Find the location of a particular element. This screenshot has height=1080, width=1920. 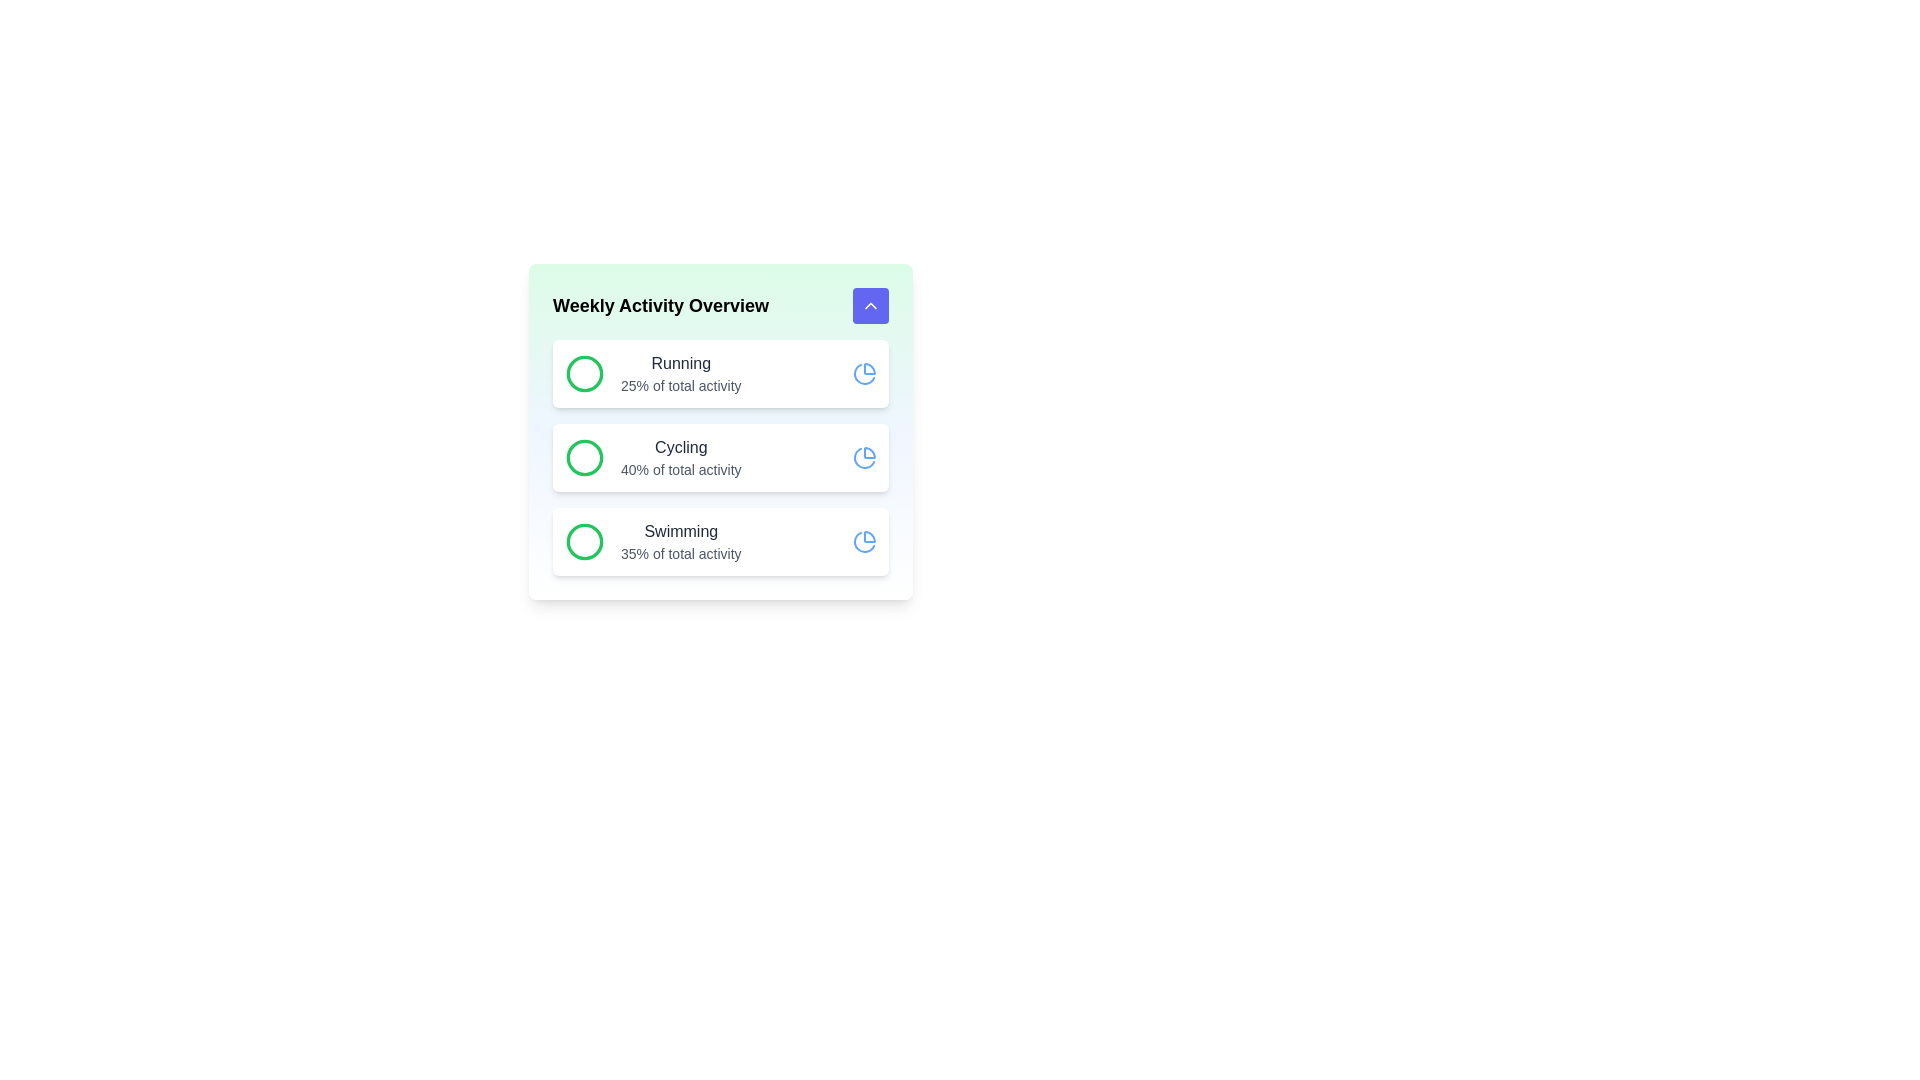

the button located at the far-right end of the 'Weekly Activity Overview' section is located at coordinates (870, 305).